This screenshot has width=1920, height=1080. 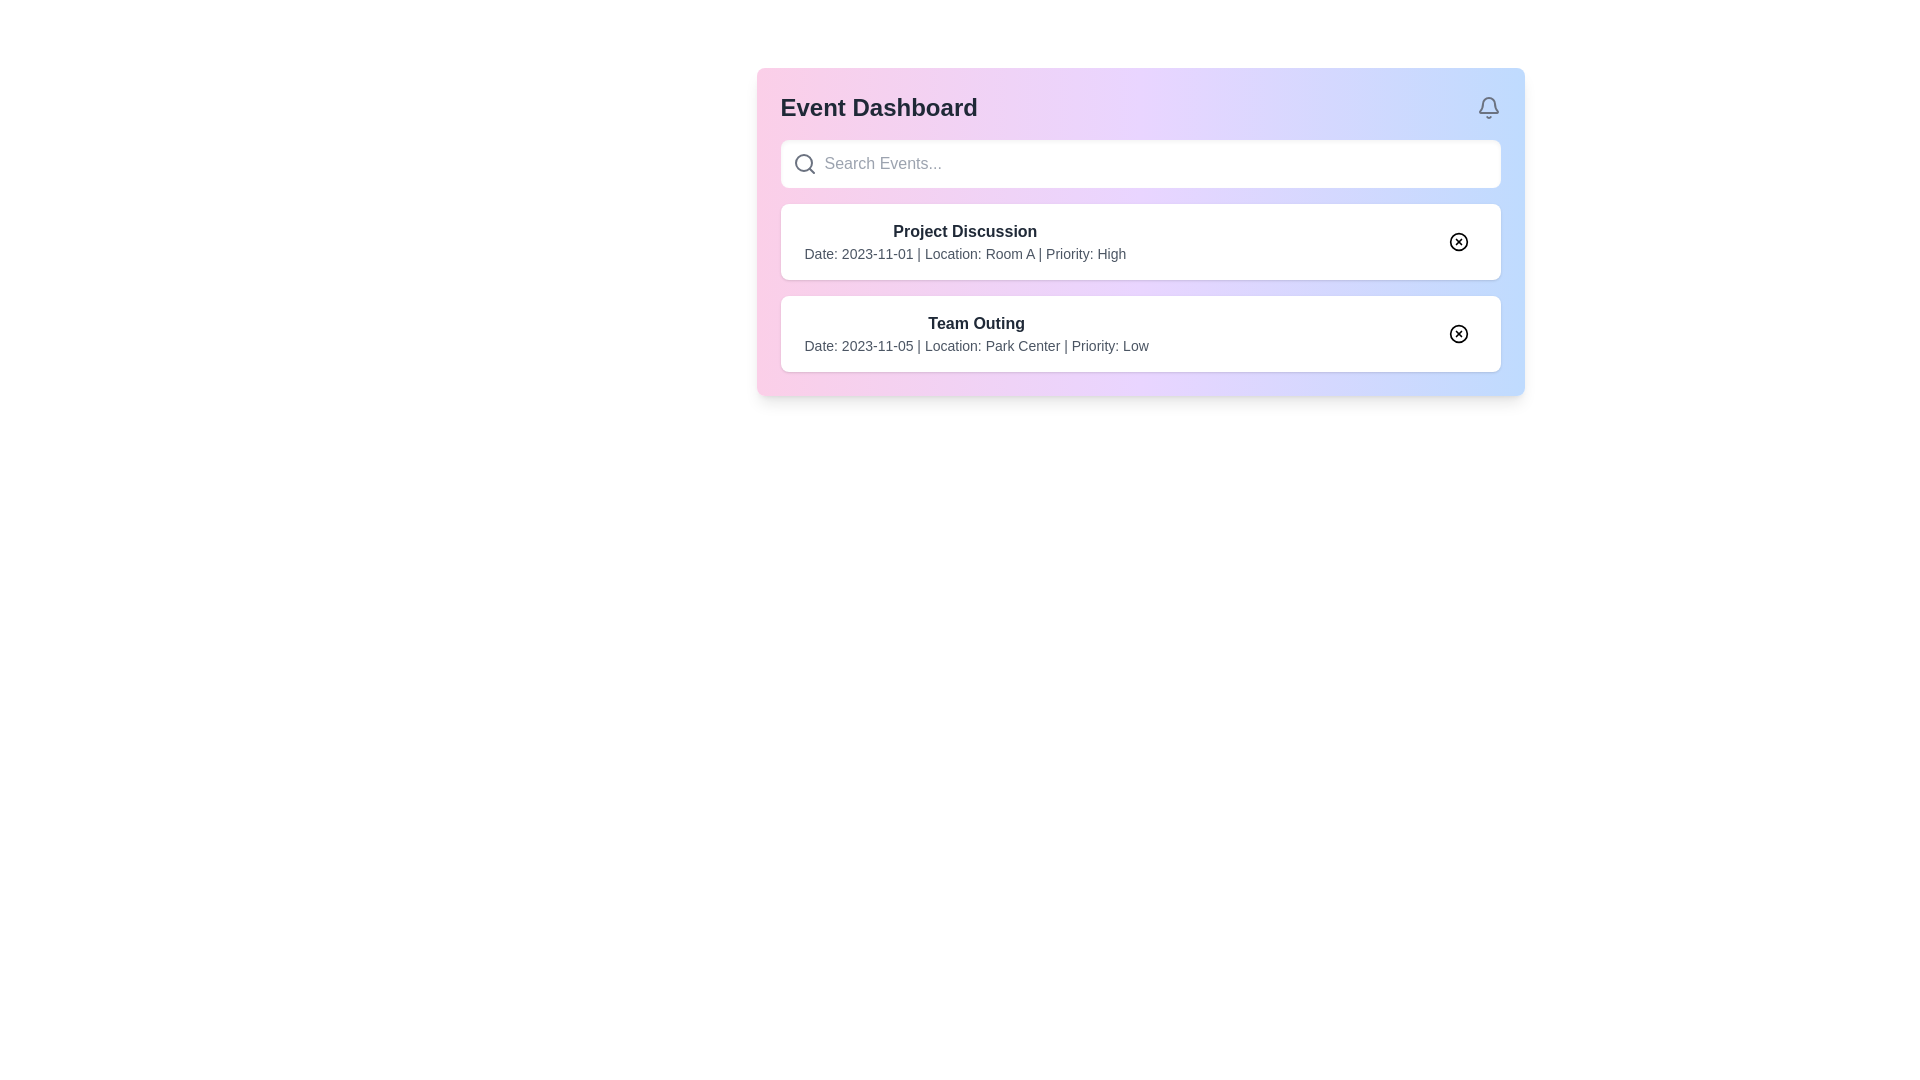 What do you see at coordinates (1458, 333) in the screenshot?
I see `the 'Delete' button located in the bottom-right corner of the 'Team Outing' card to interact` at bounding box center [1458, 333].